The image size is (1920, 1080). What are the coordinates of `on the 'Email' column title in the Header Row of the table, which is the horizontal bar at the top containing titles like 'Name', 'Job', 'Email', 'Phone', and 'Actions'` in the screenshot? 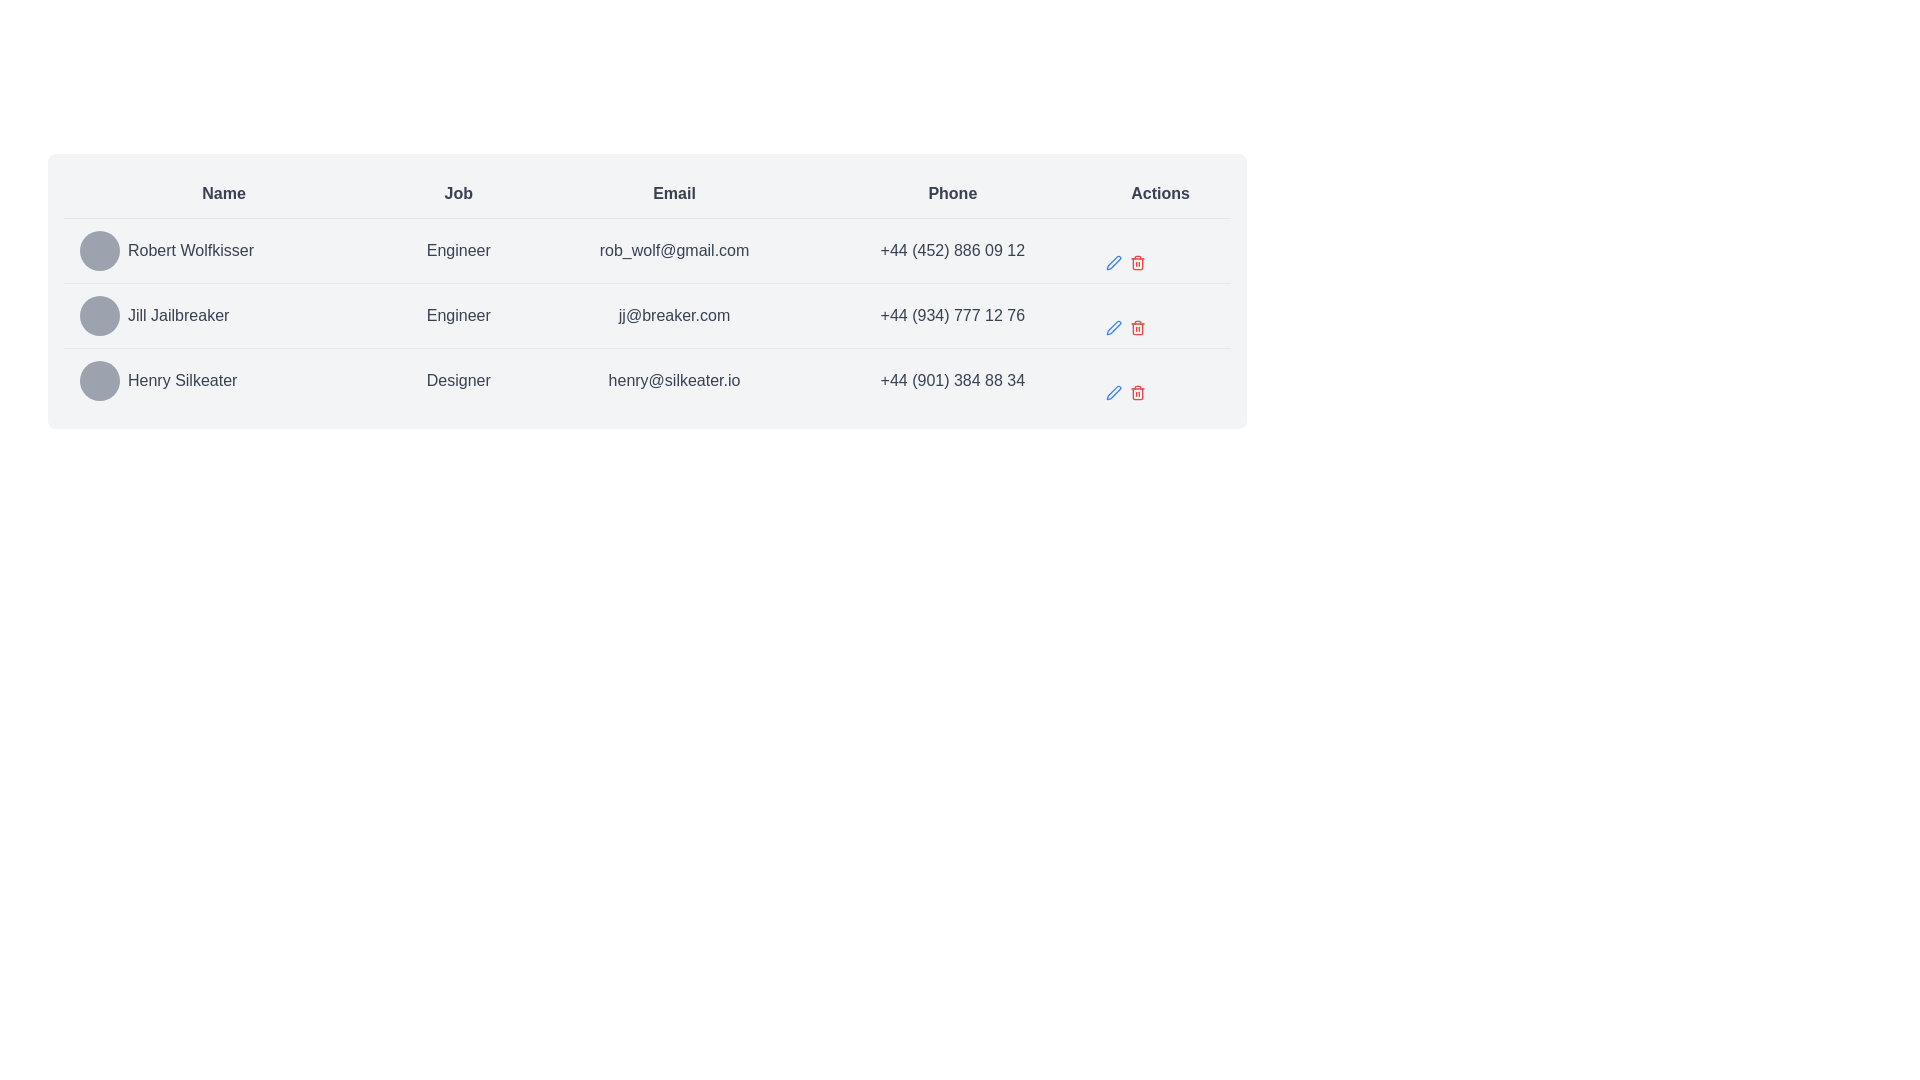 It's located at (647, 194).